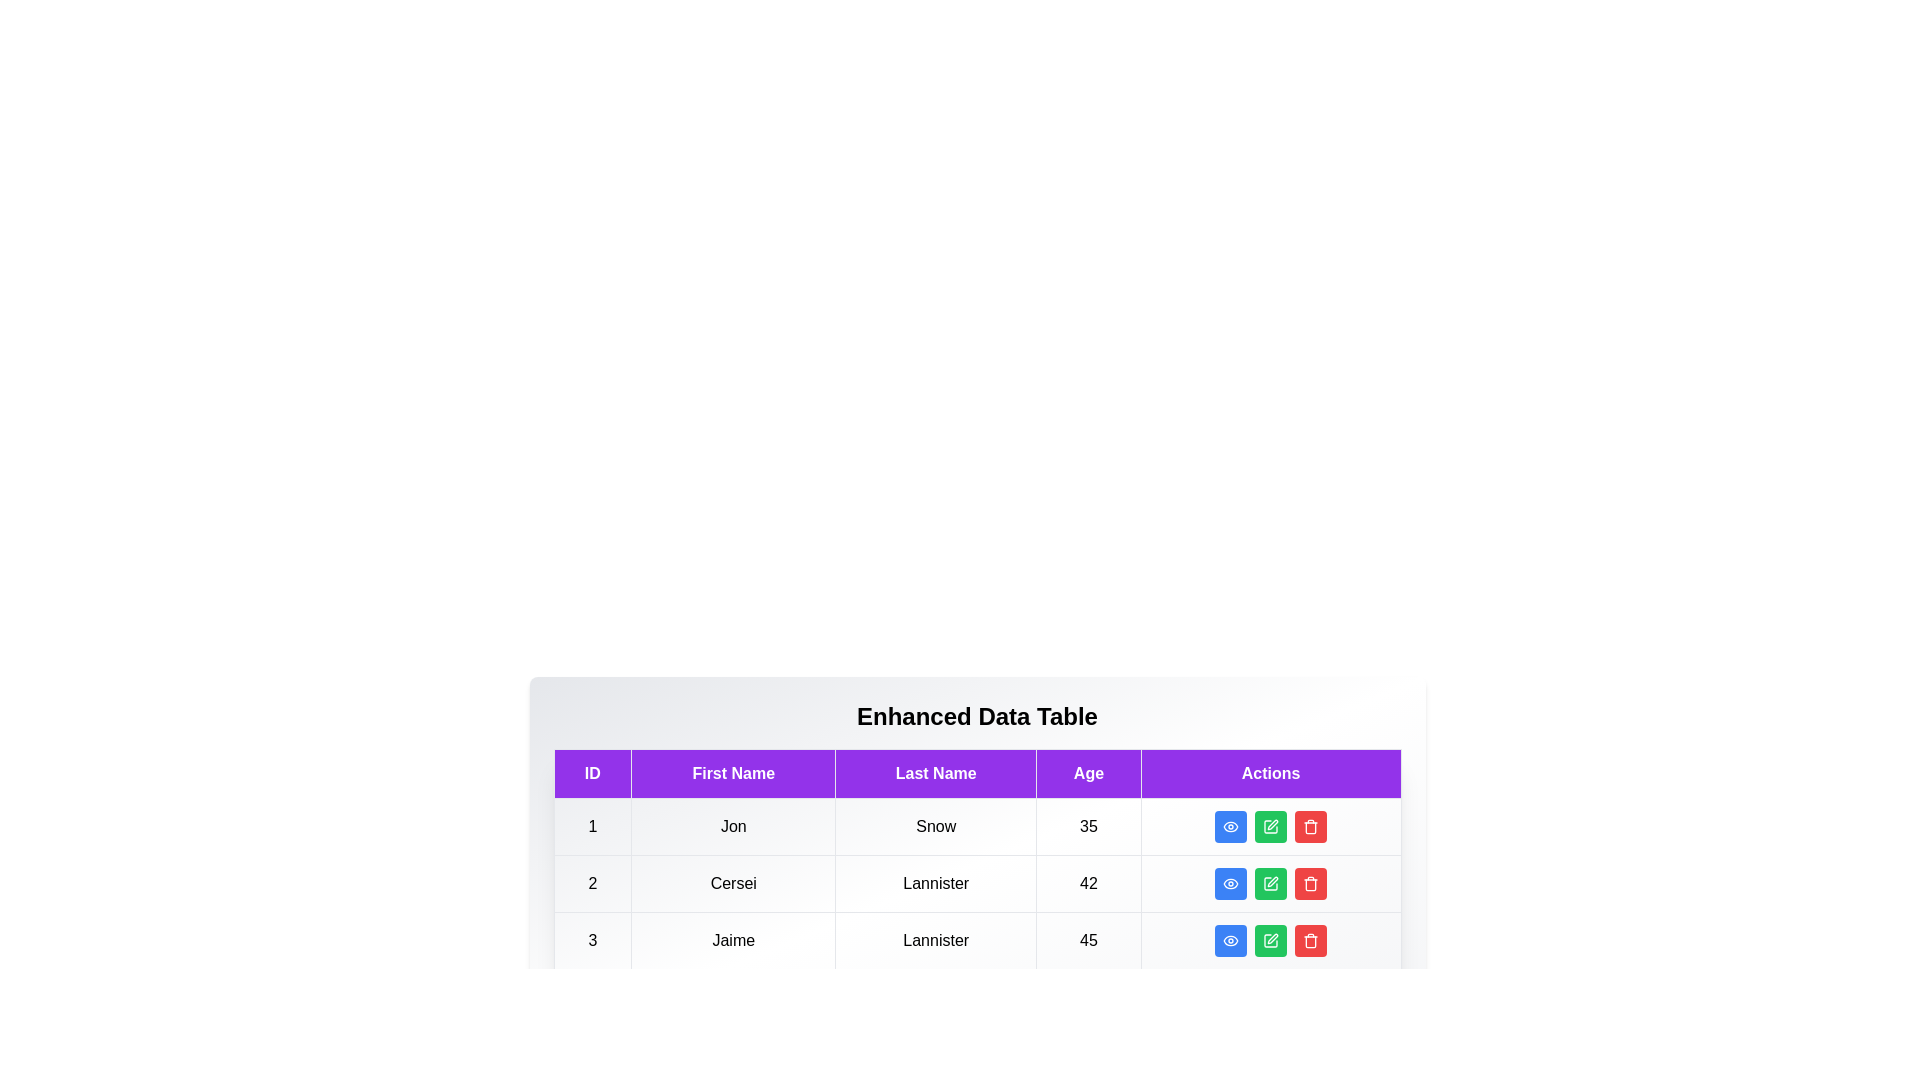  What do you see at coordinates (977, 941) in the screenshot?
I see `the row corresponding to 3 to highlight it` at bounding box center [977, 941].